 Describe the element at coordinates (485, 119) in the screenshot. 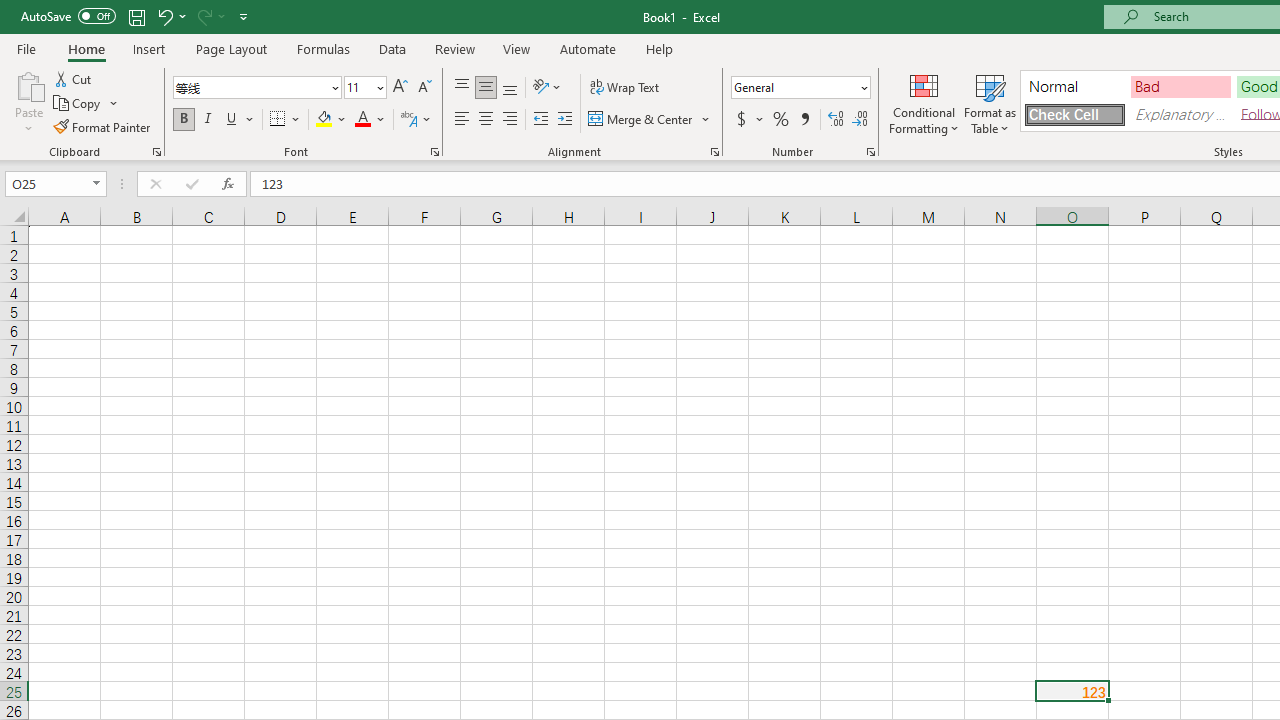

I see `'Center'` at that location.